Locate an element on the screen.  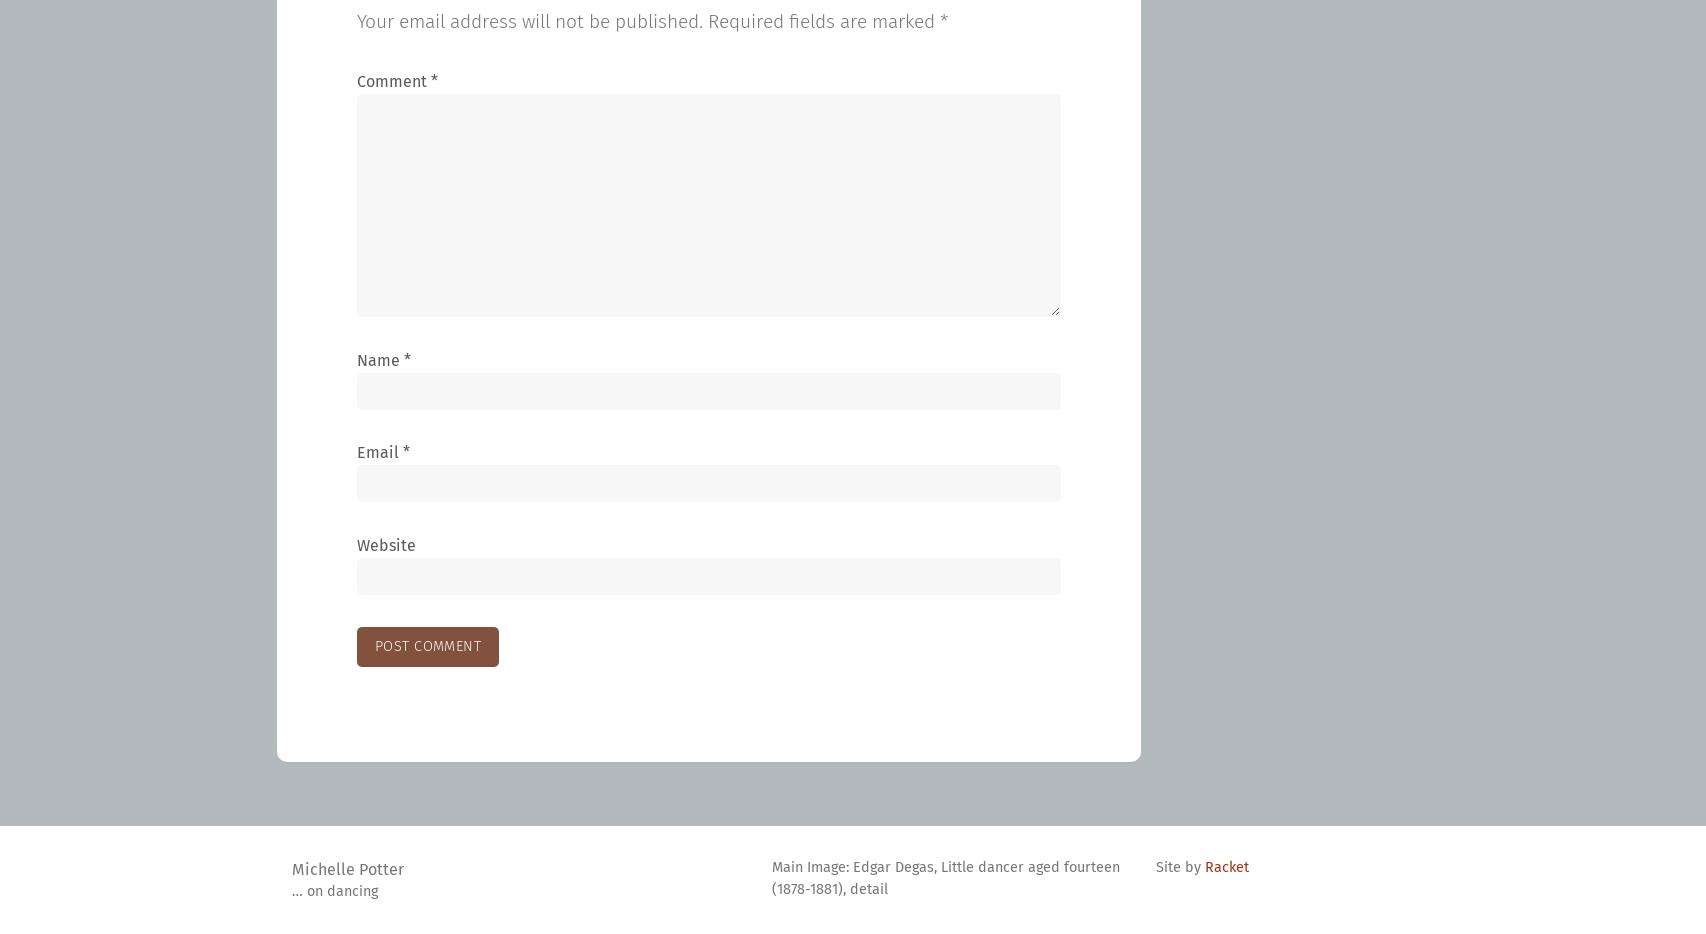
'Main Image: Edgar Degas, Little dancer aged fourteen (1878-1881), detail' is located at coordinates (945, 877).